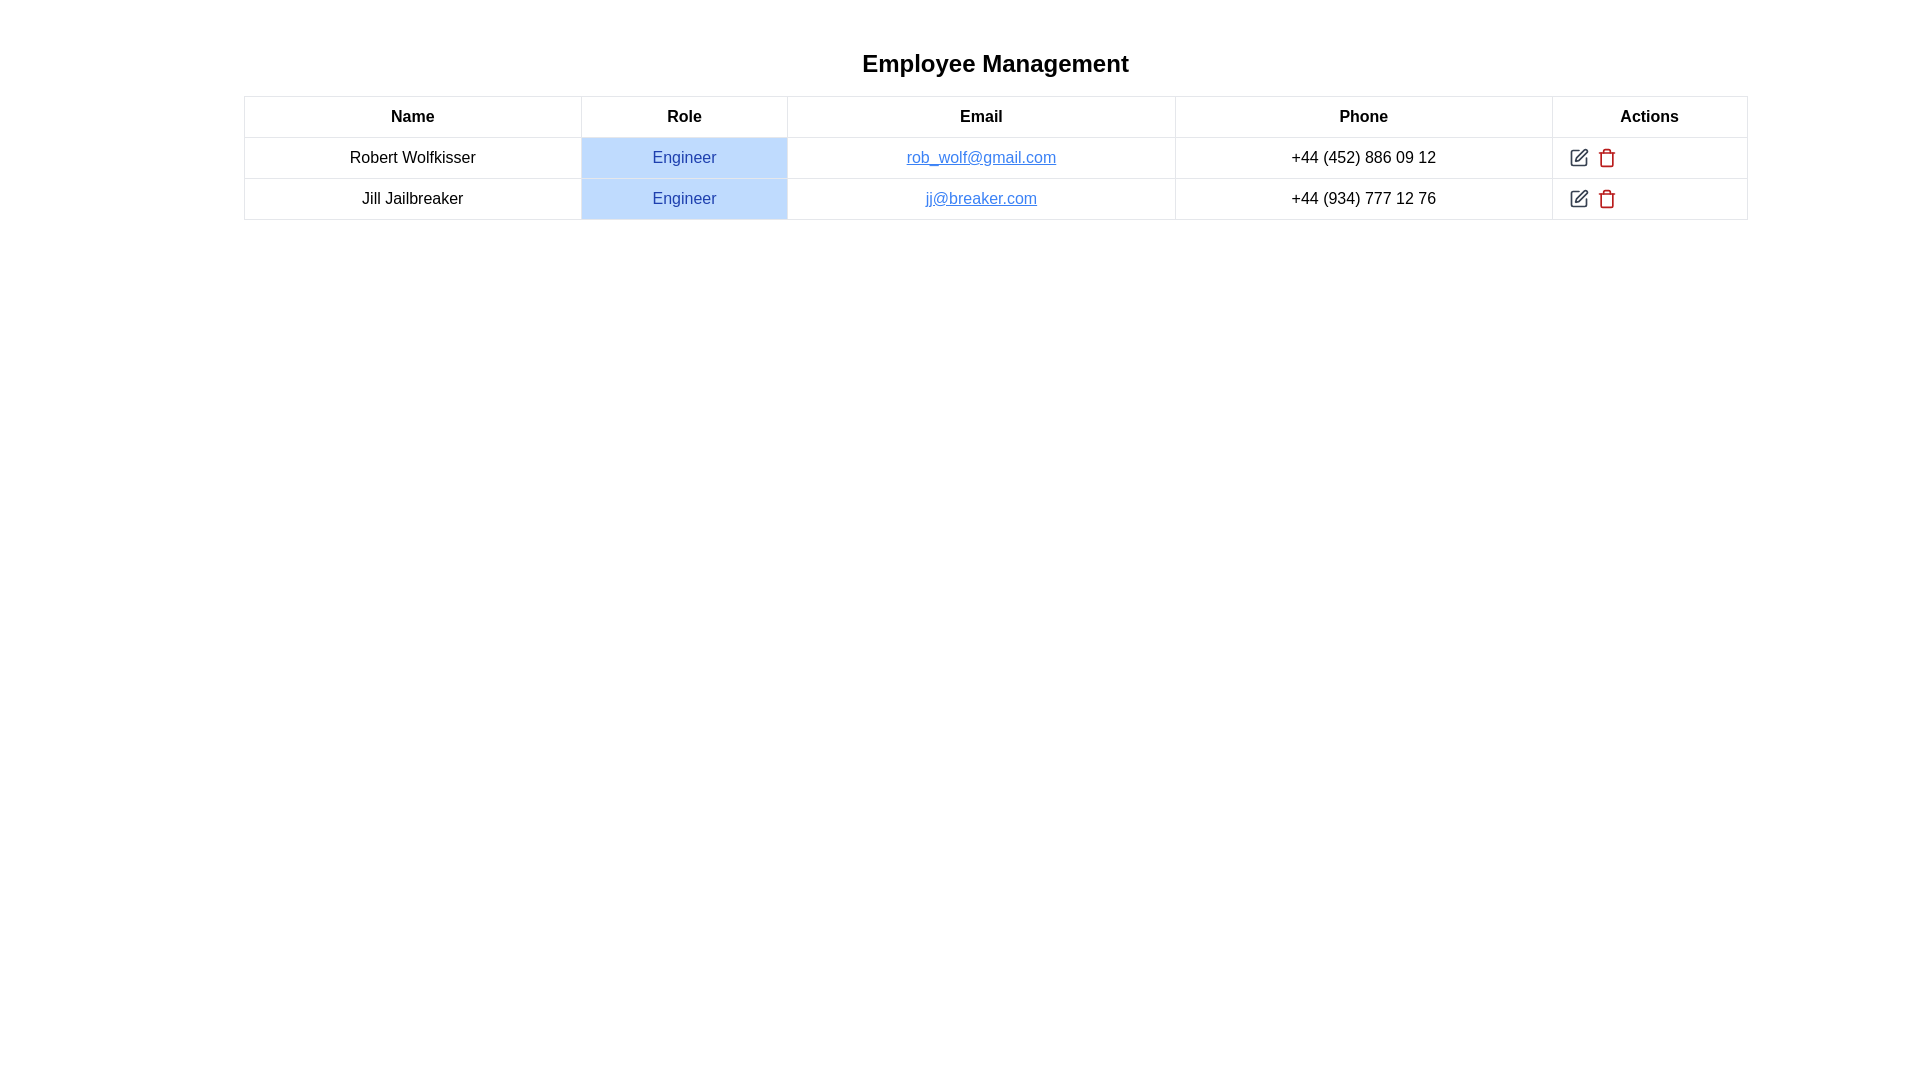 Image resolution: width=1920 pixels, height=1080 pixels. Describe the element at coordinates (684, 199) in the screenshot. I see `the blue rectangular Informational Label displaying the text 'Engineer' associated with the role title for 'Jill Jailbreaker' in the Role column of the table` at that location.